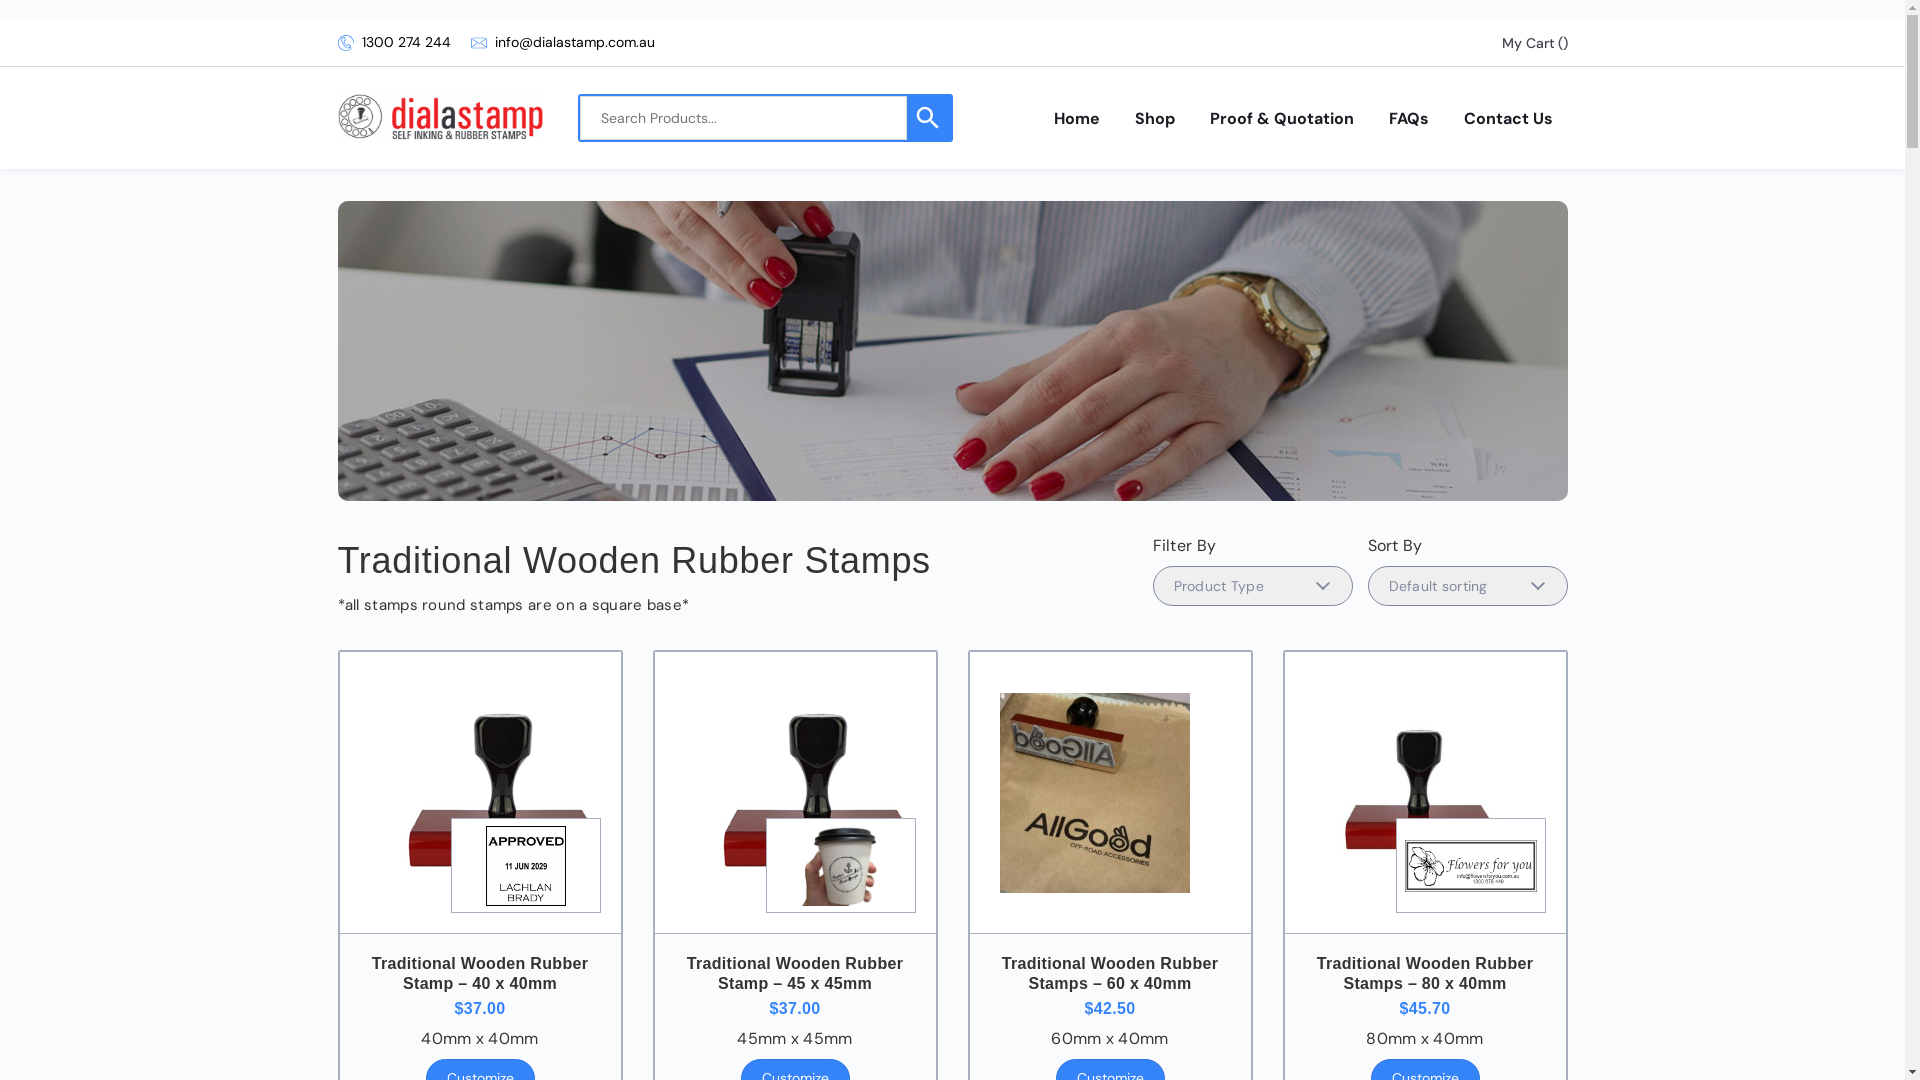 Image resolution: width=1920 pixels, height=1080 pixels. I want to click on 'Home', so click(1075, 118).